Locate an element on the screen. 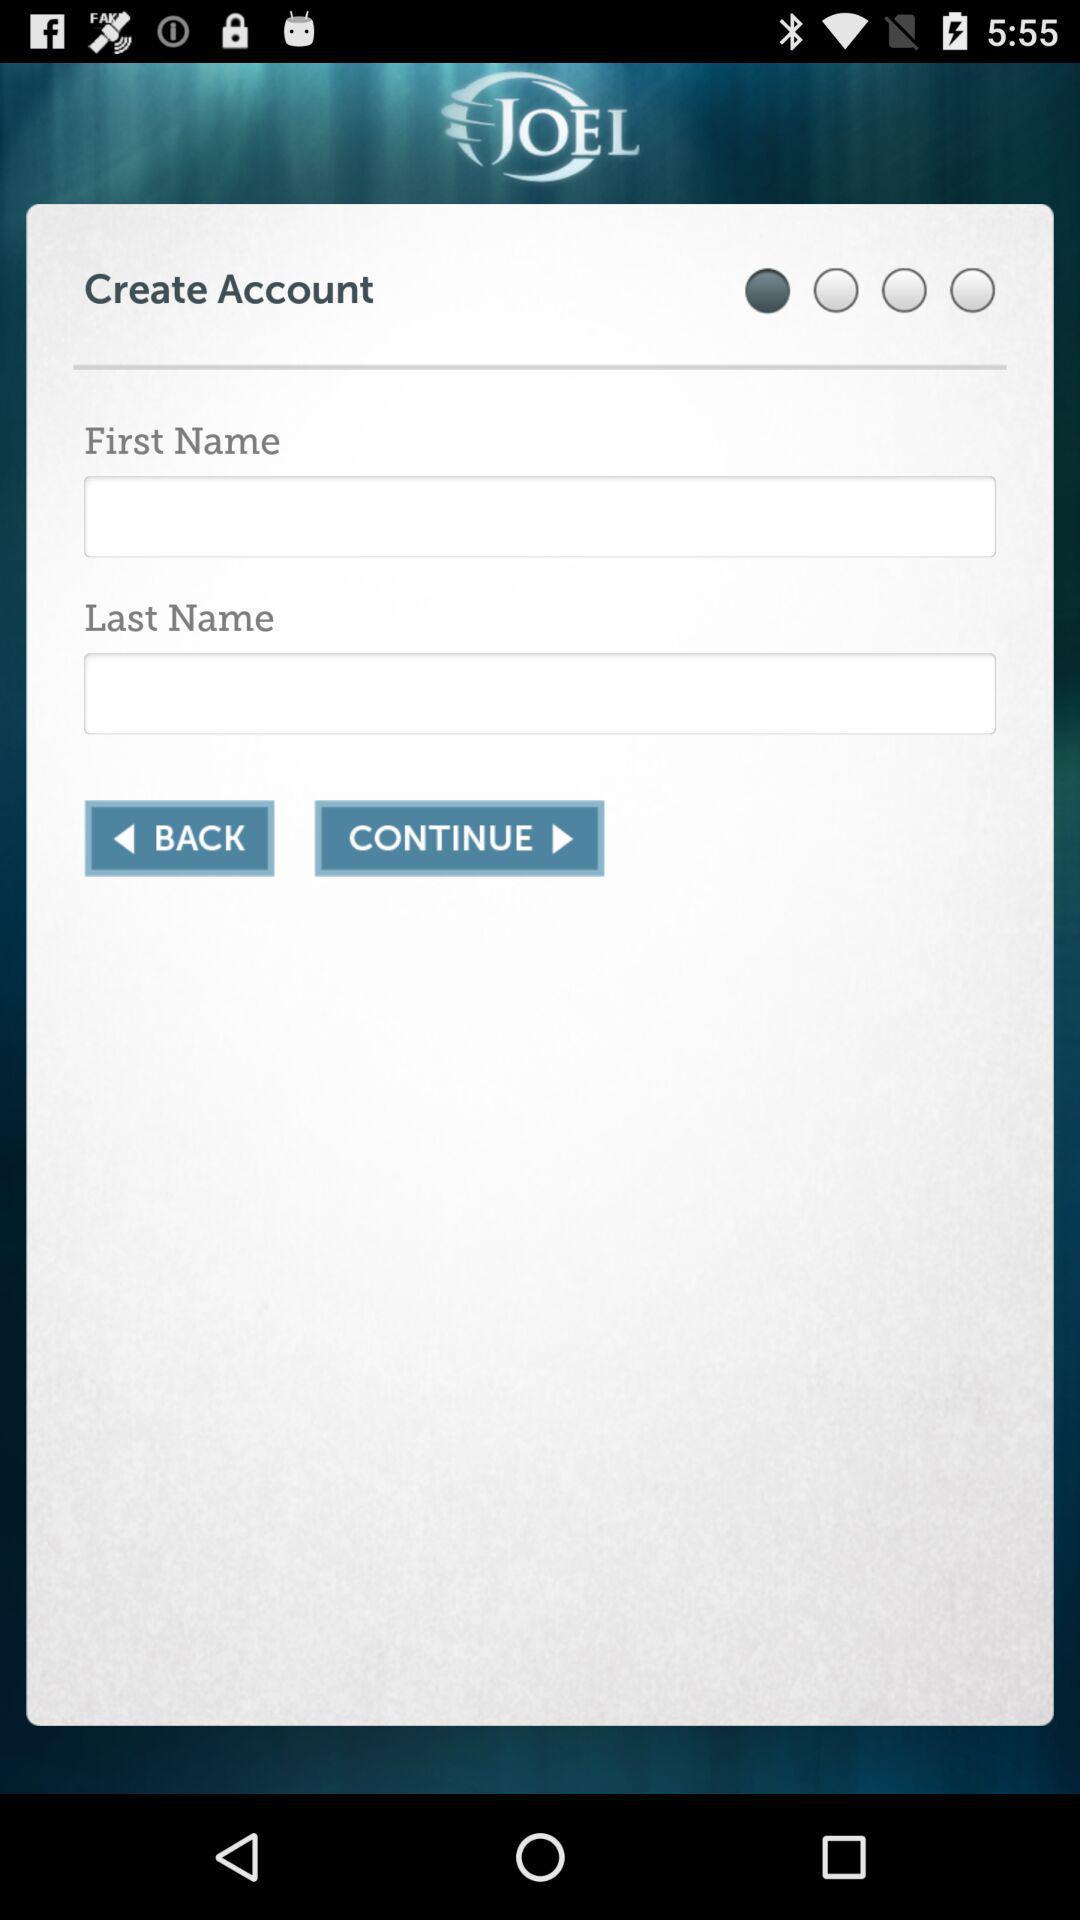 The height and width of the screenshot is (1920, 1080). return to the previous page is located at coordinates (178, 838).